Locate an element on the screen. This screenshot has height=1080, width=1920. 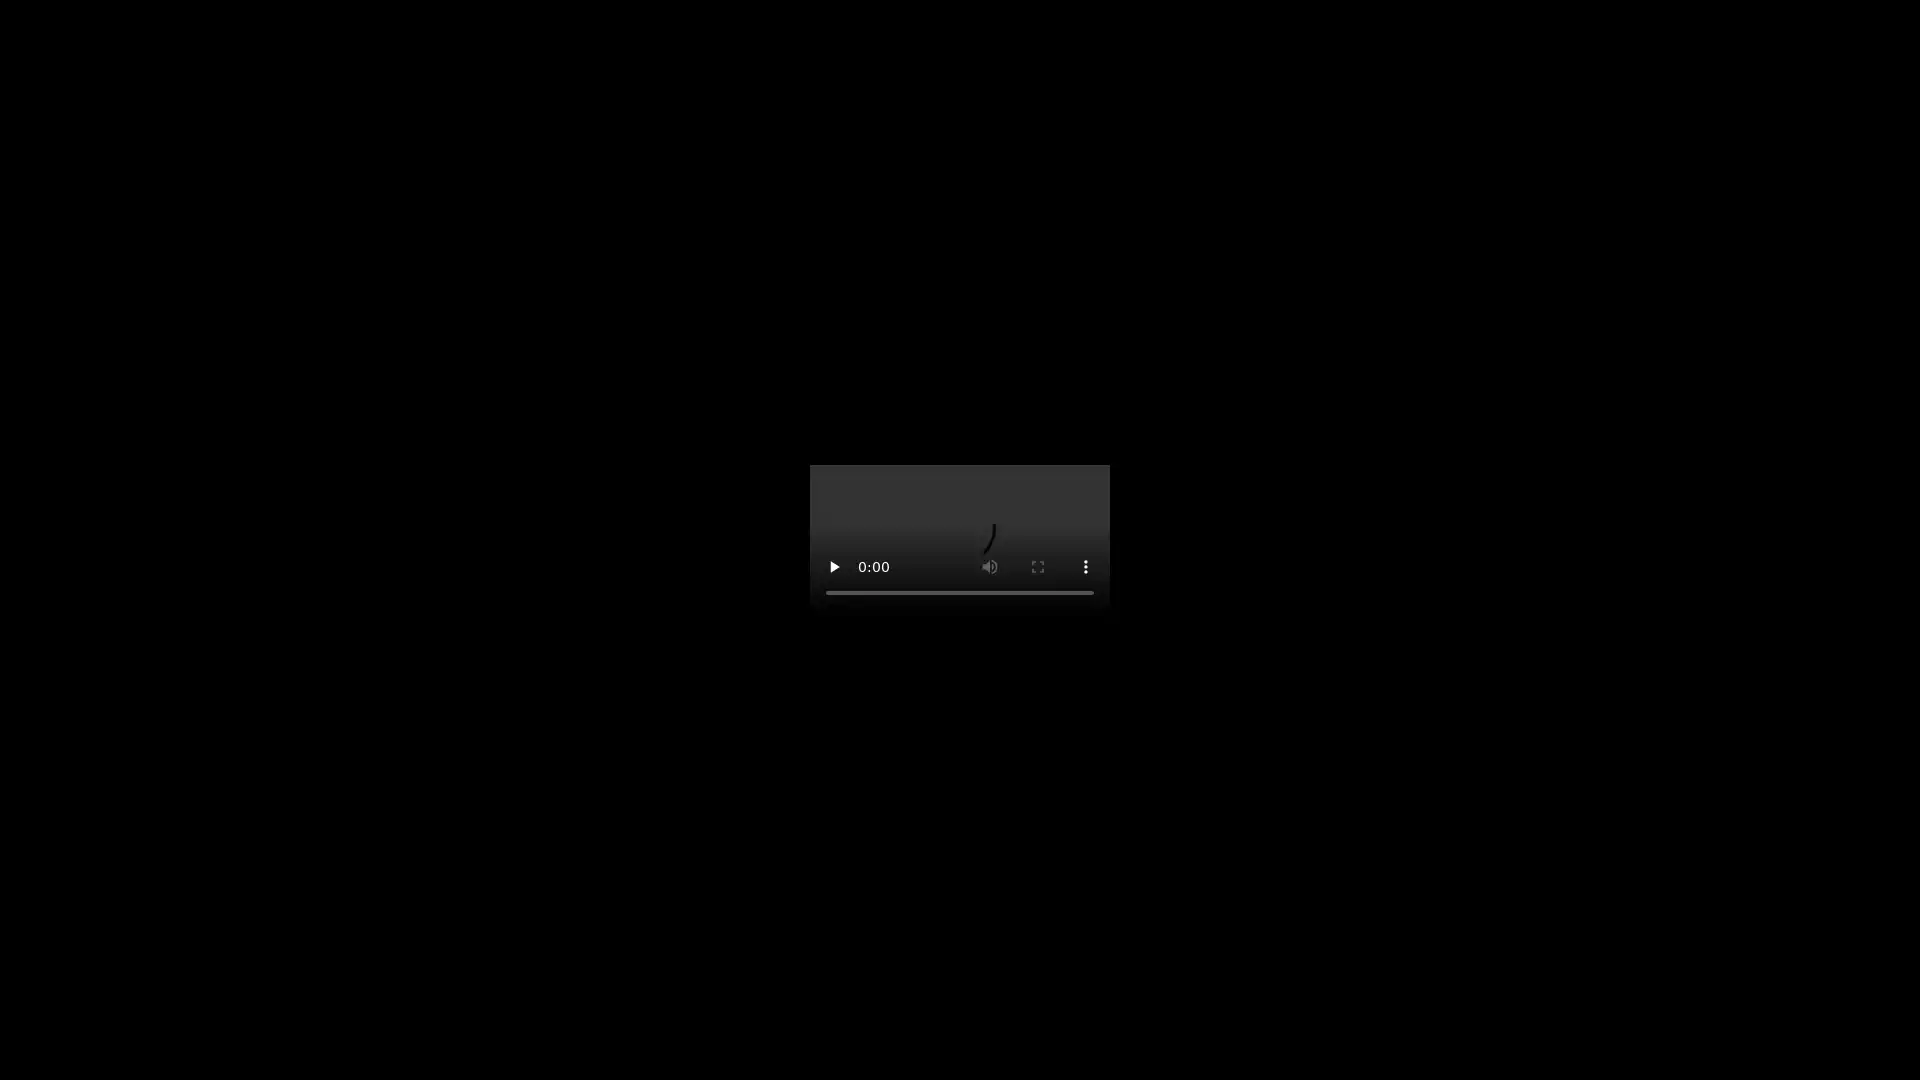
play is located at coordinates (834, 567).